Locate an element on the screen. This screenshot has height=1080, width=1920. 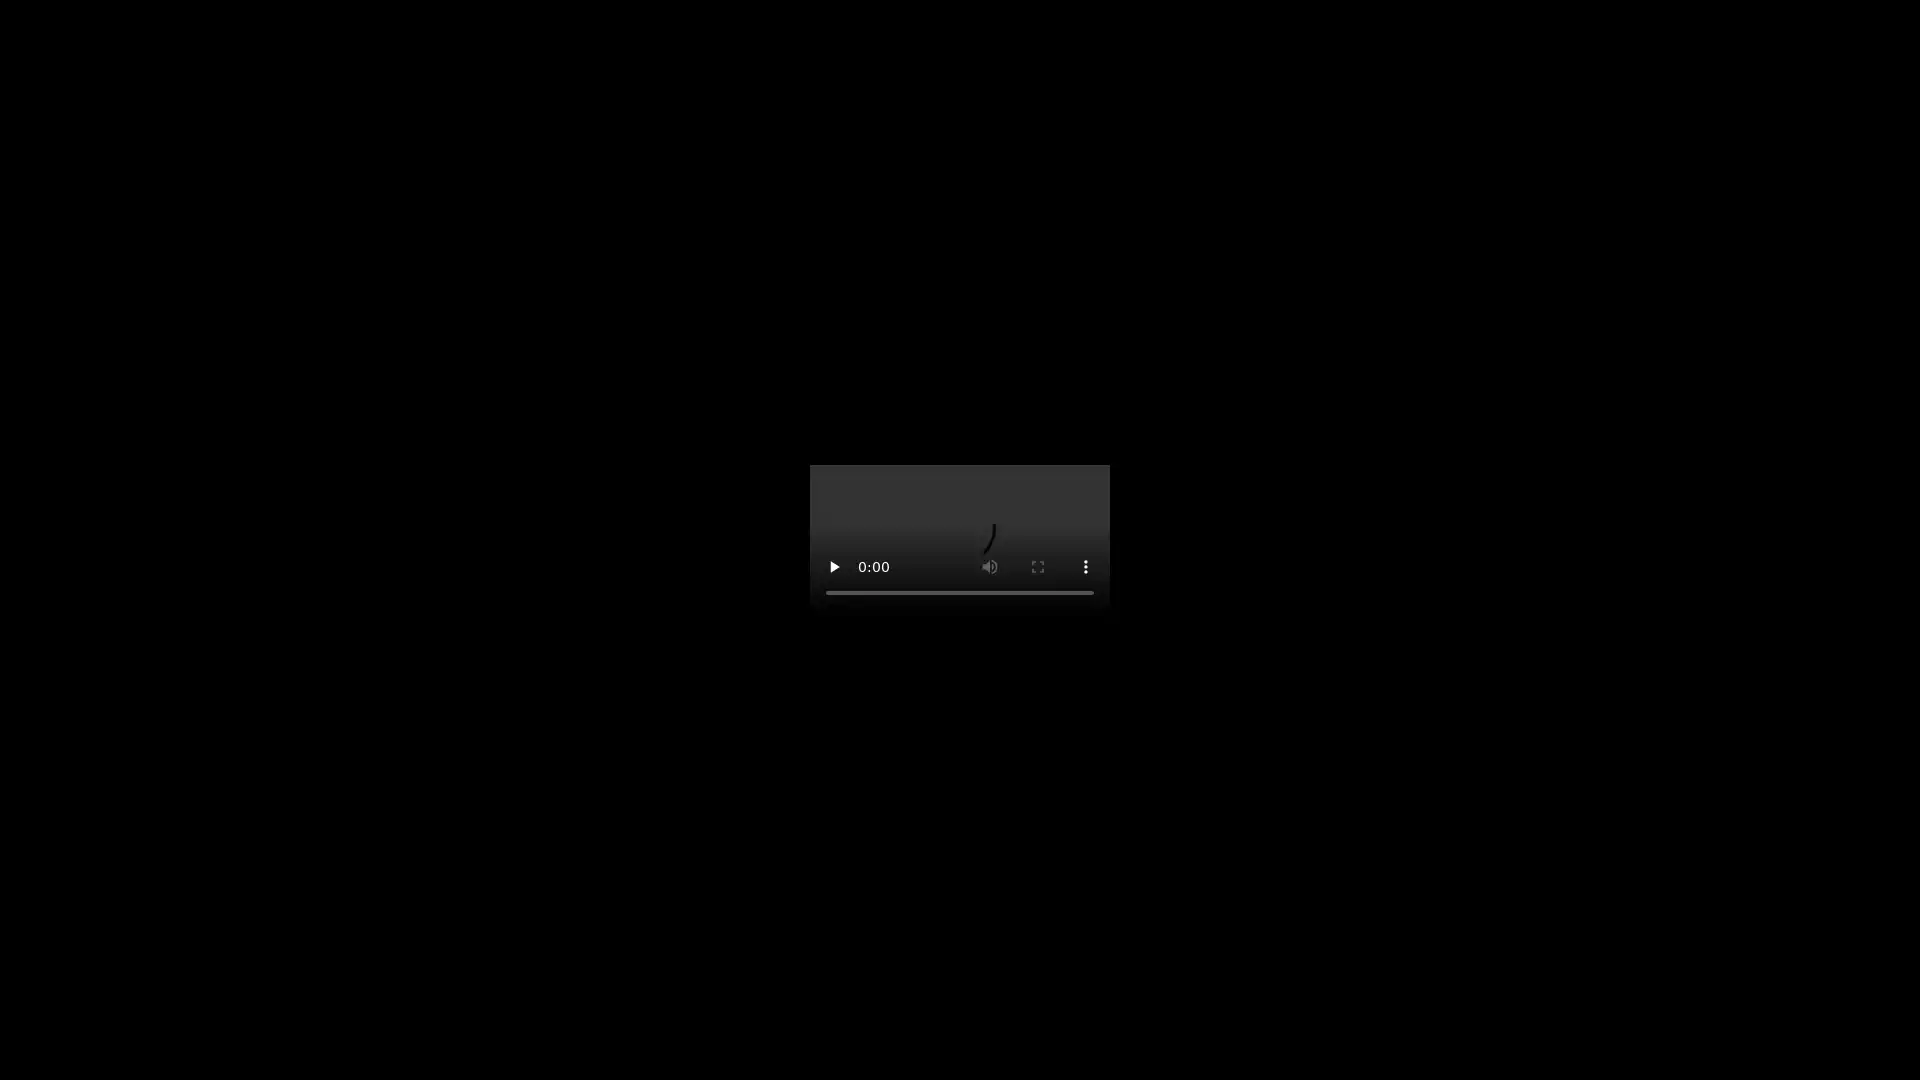
play is located at coordinates (834, 567).